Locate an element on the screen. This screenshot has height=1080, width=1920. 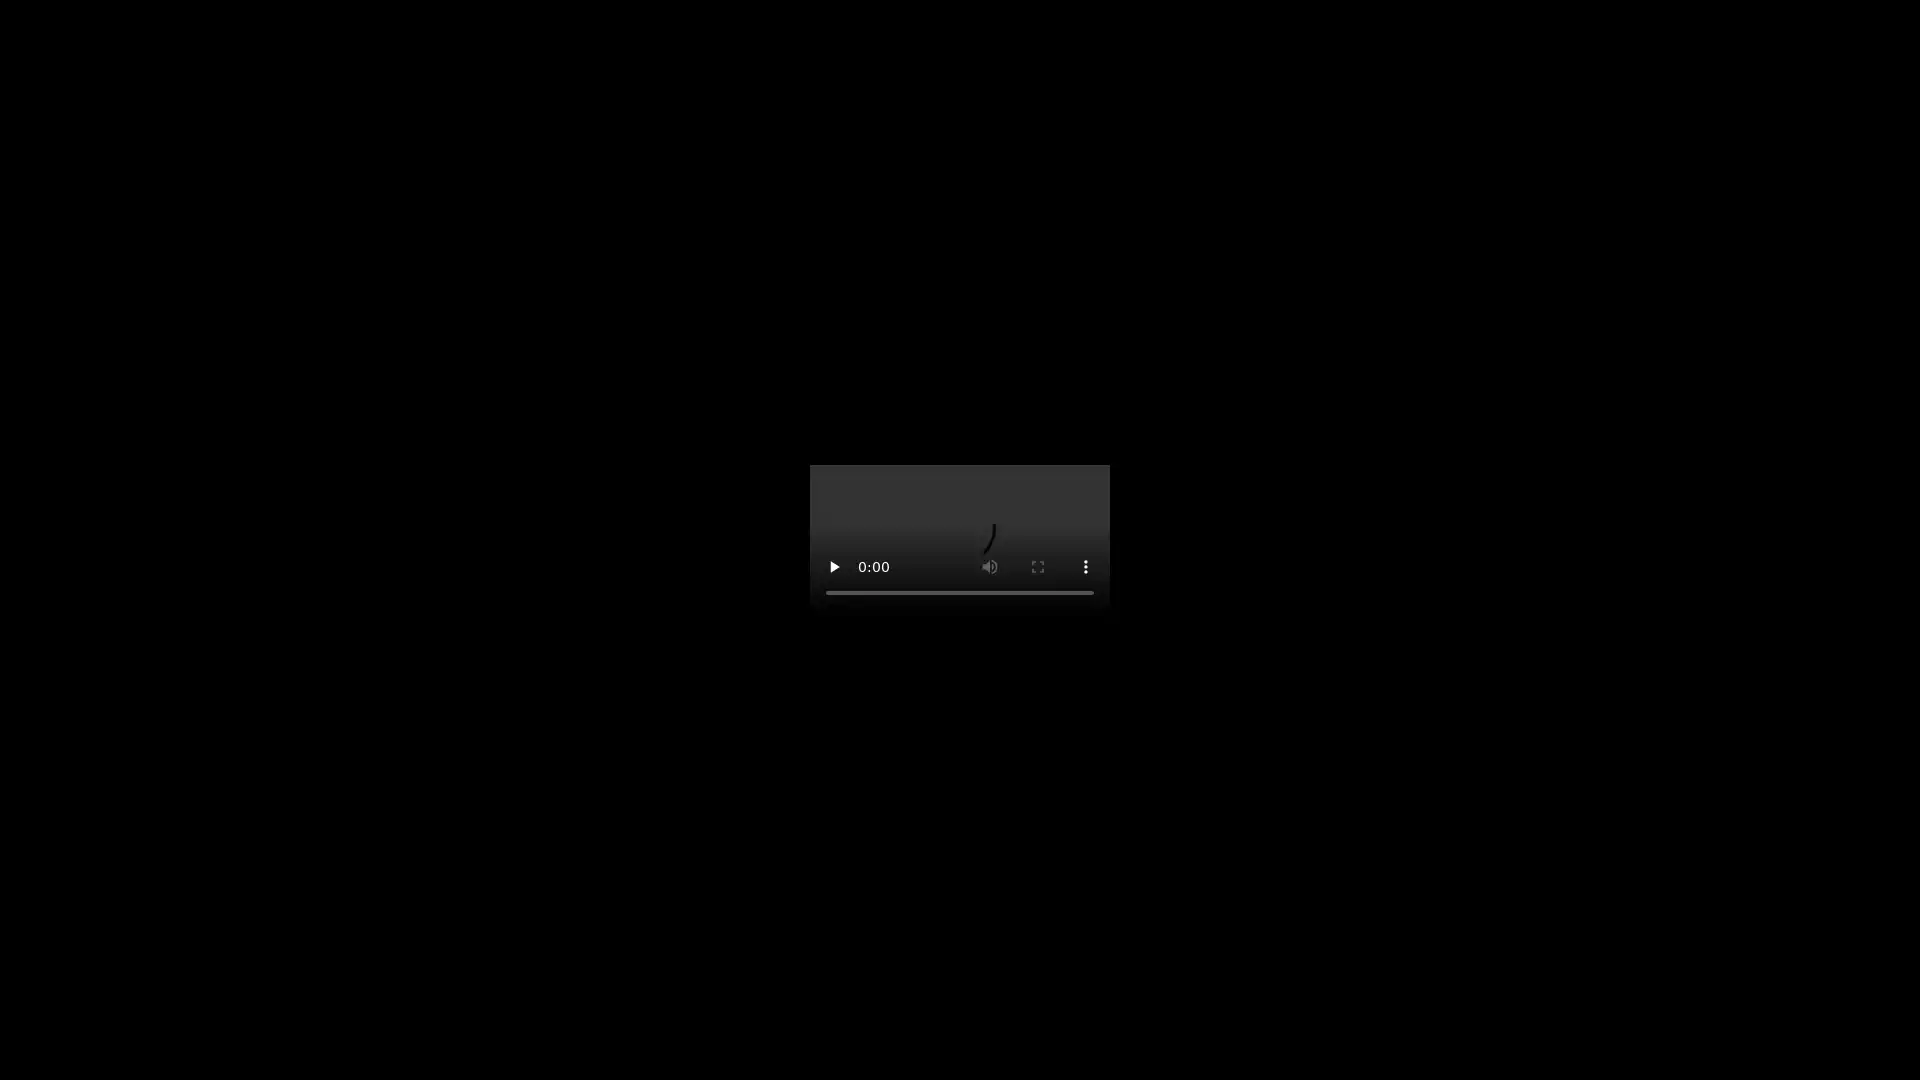
play is located at coordinates (834, 567).